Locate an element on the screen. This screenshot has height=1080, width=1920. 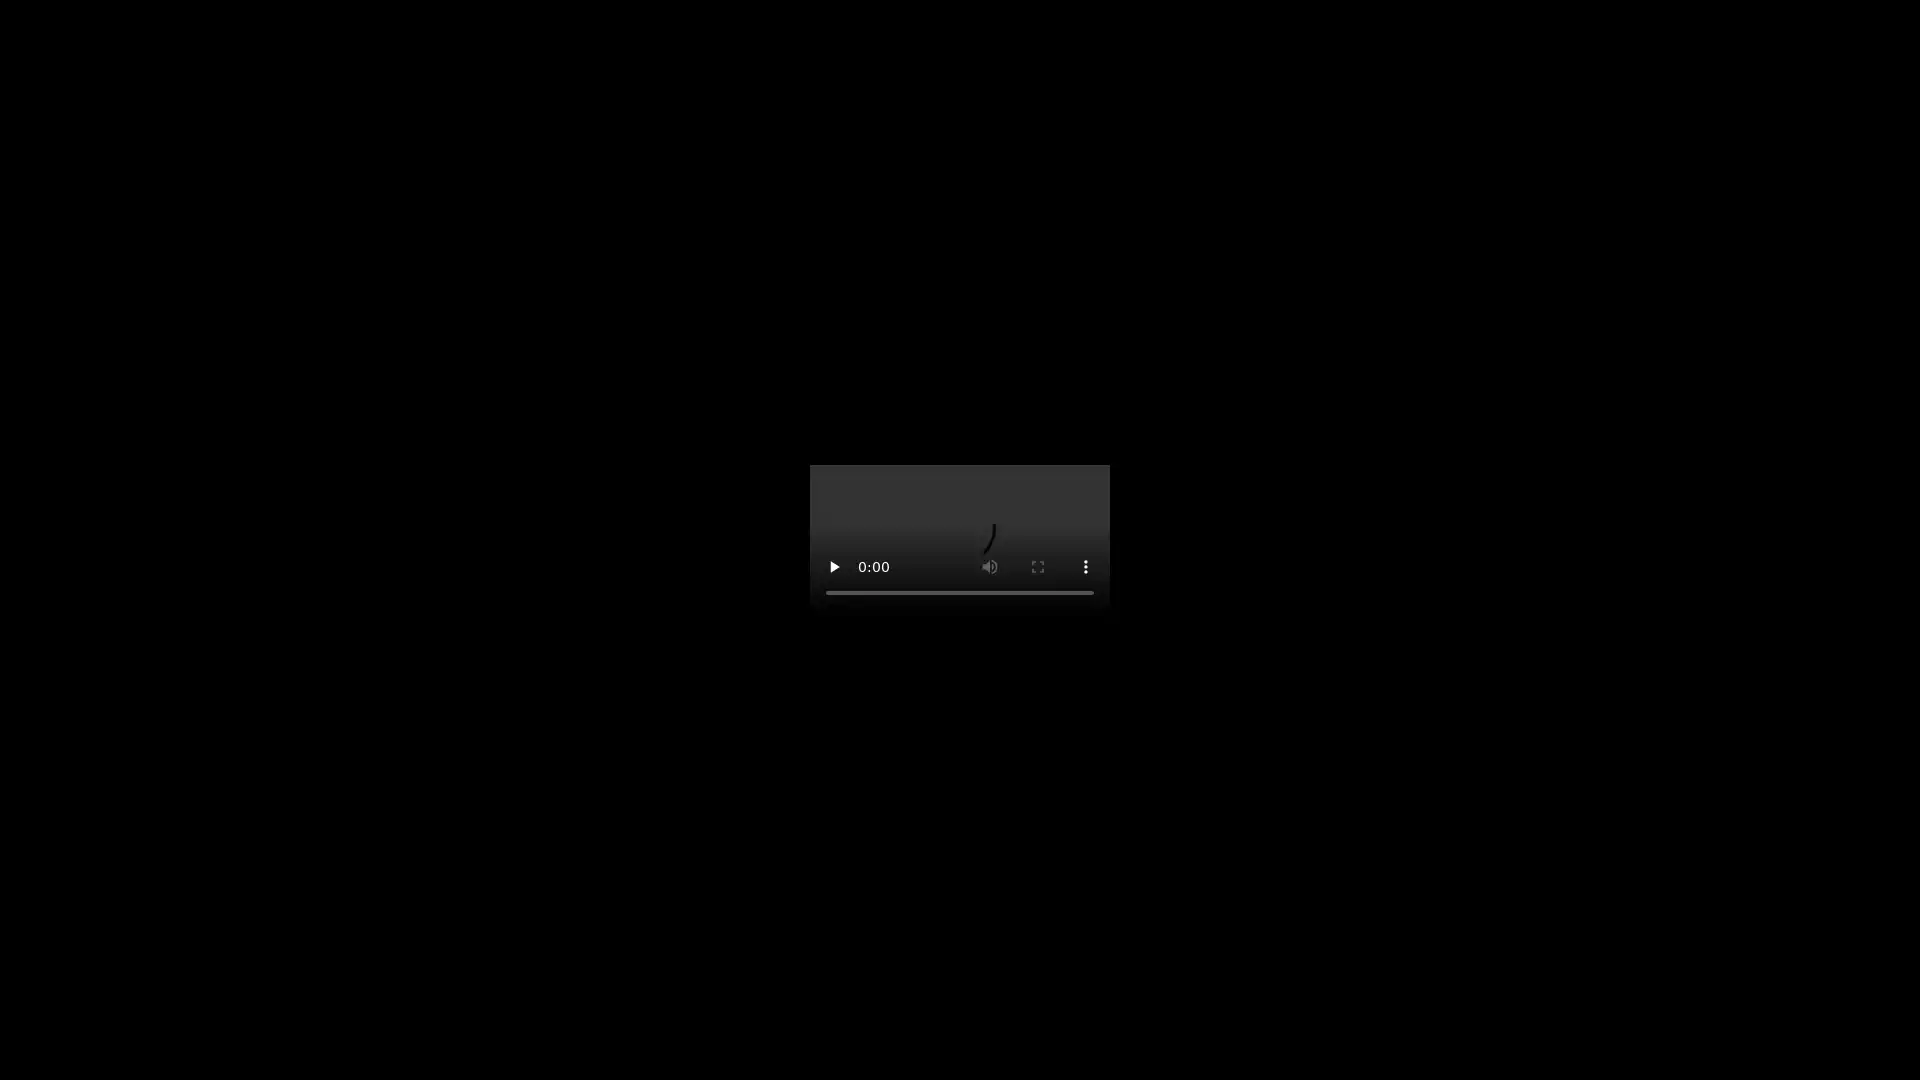
play is located at coordinates (834, 567).